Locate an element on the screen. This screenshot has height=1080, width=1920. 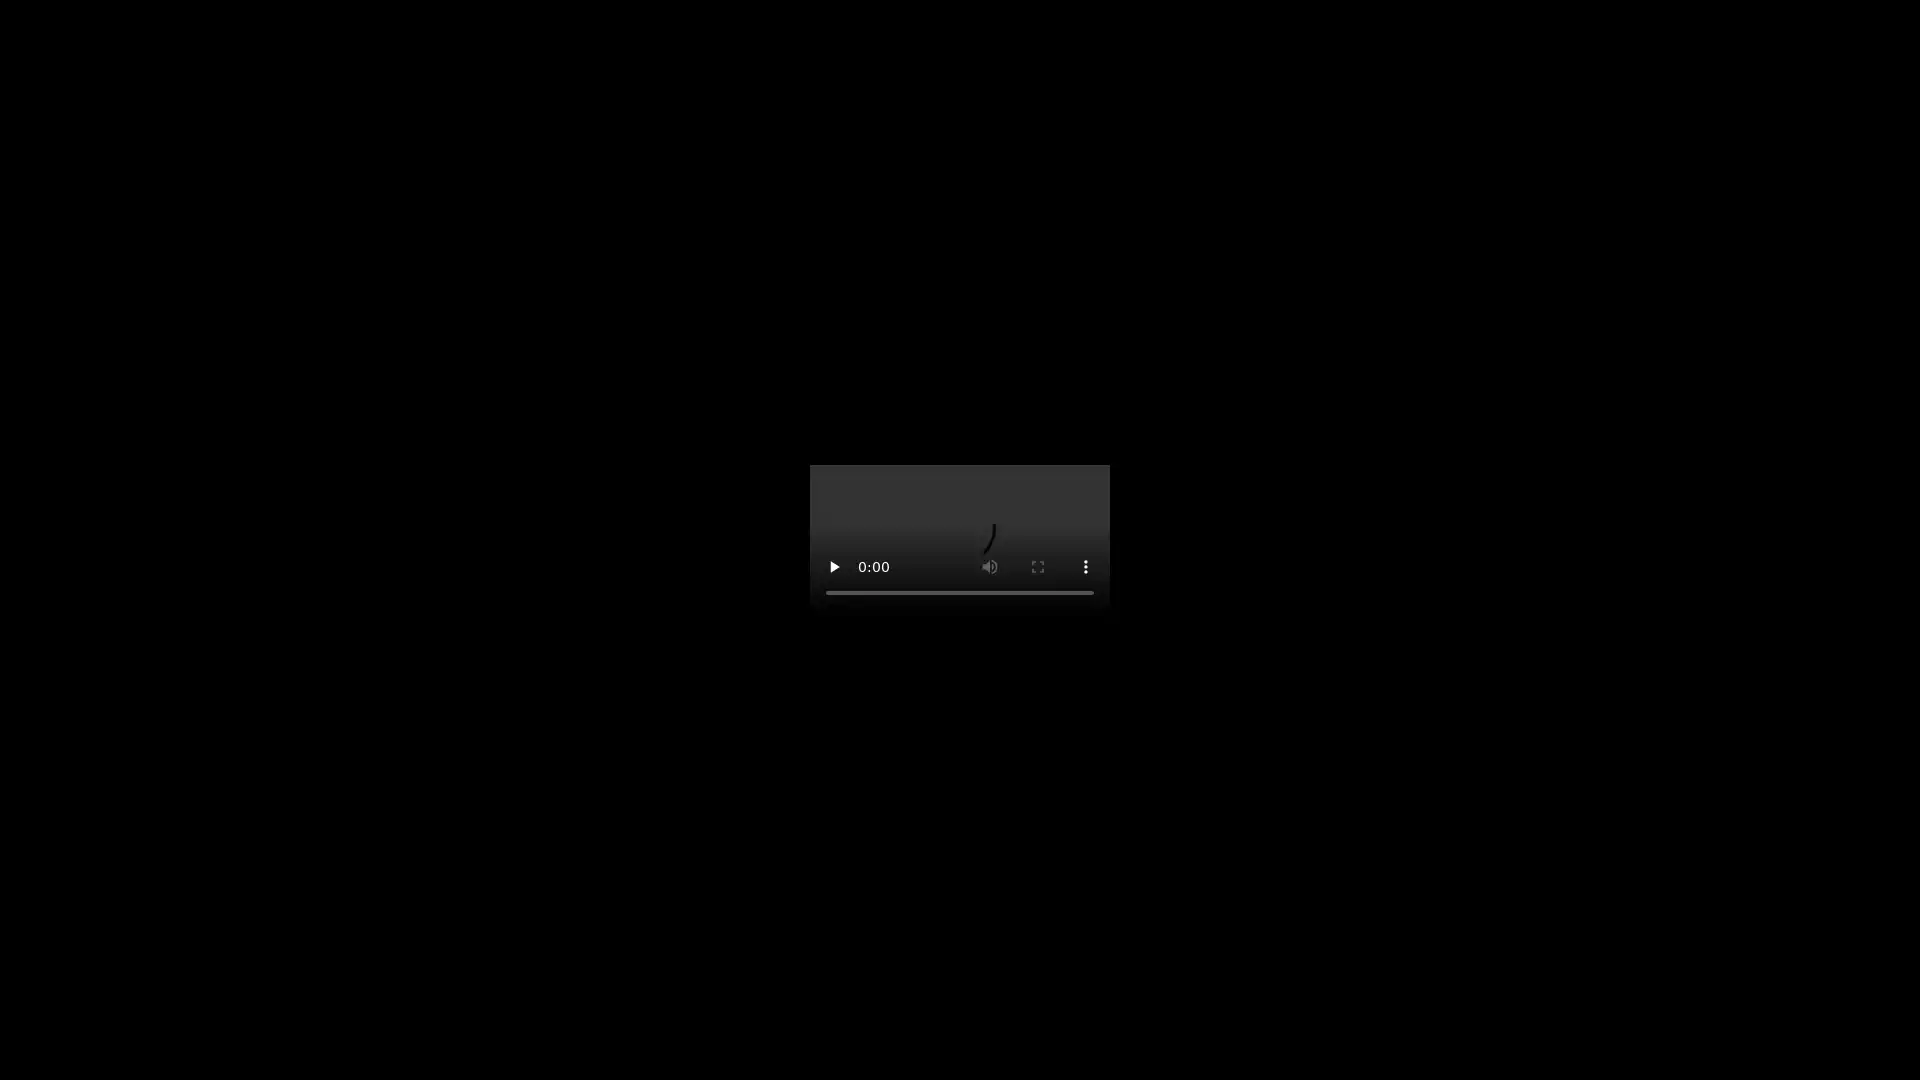
play is located at coordinates (834, 567).